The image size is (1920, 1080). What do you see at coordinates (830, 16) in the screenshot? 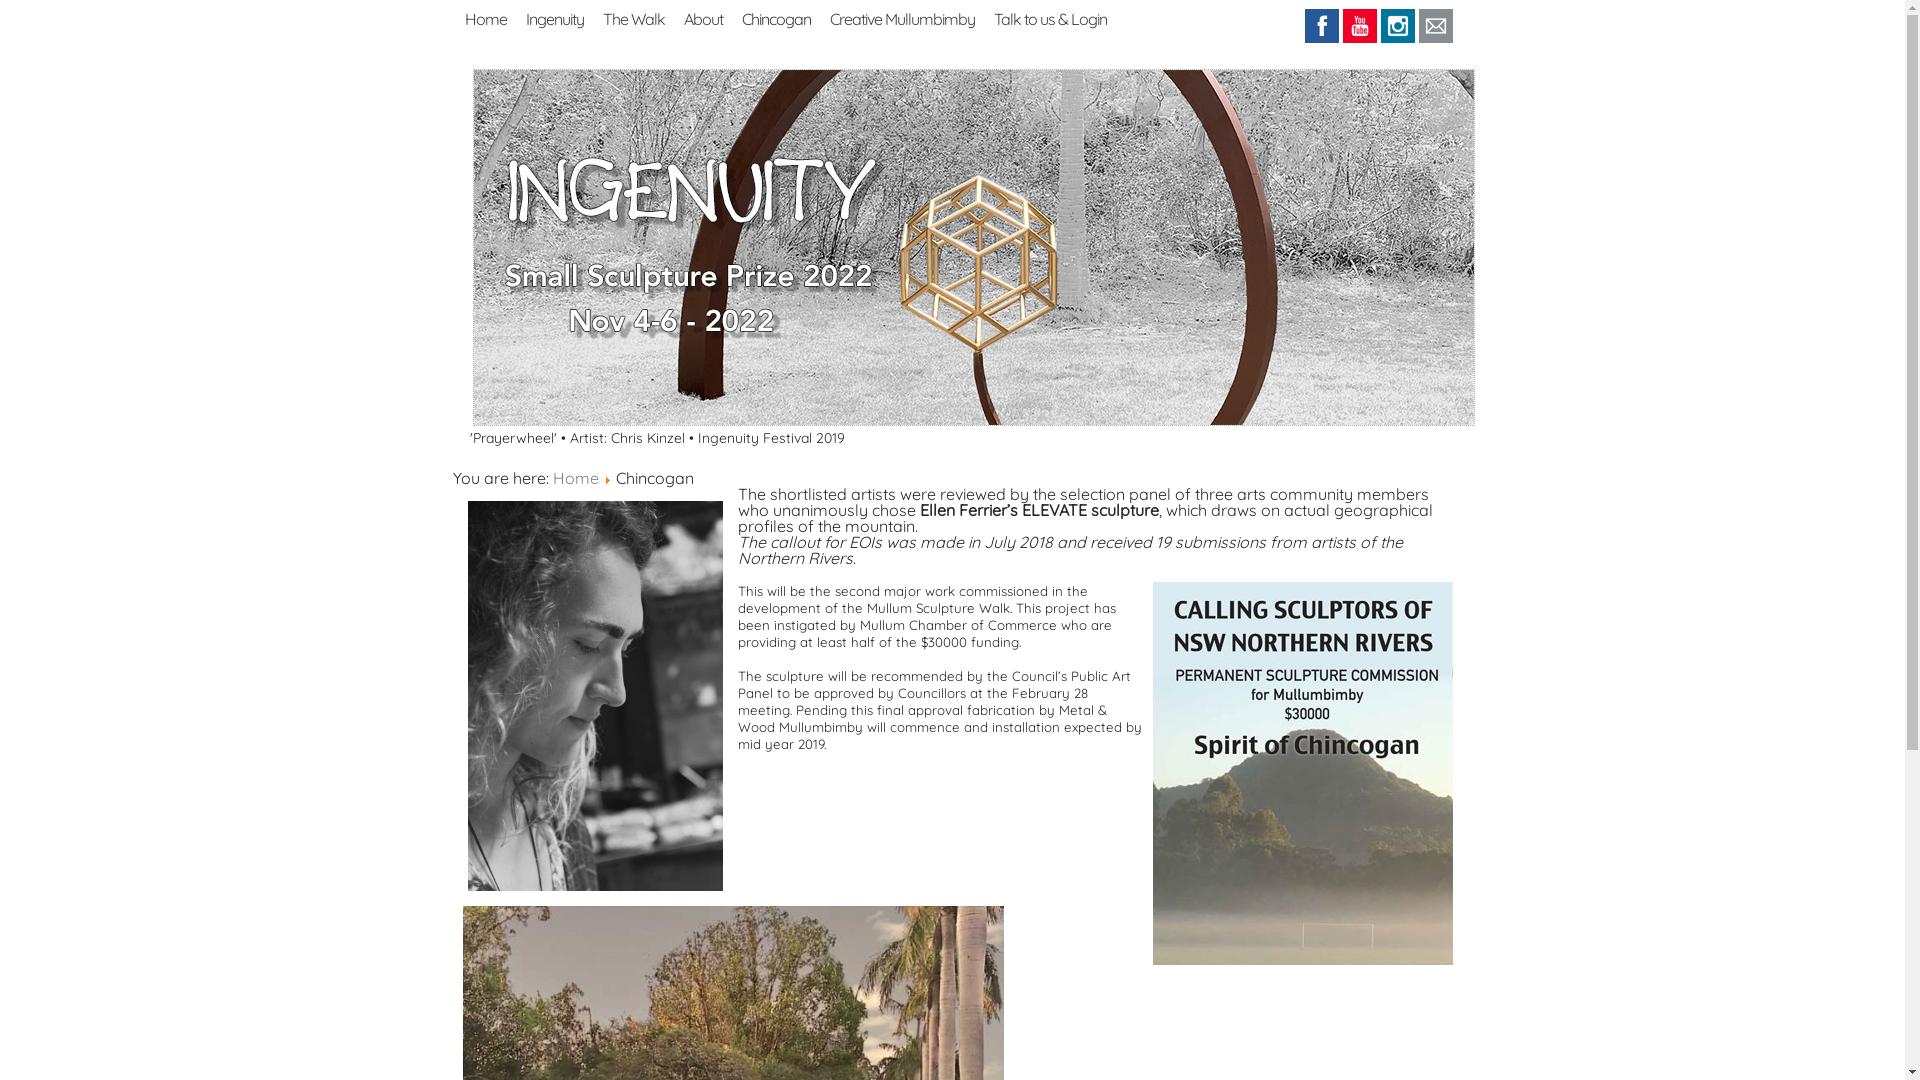
I see `'Creative Mullumbimby'` at bounding box center [830, 16].